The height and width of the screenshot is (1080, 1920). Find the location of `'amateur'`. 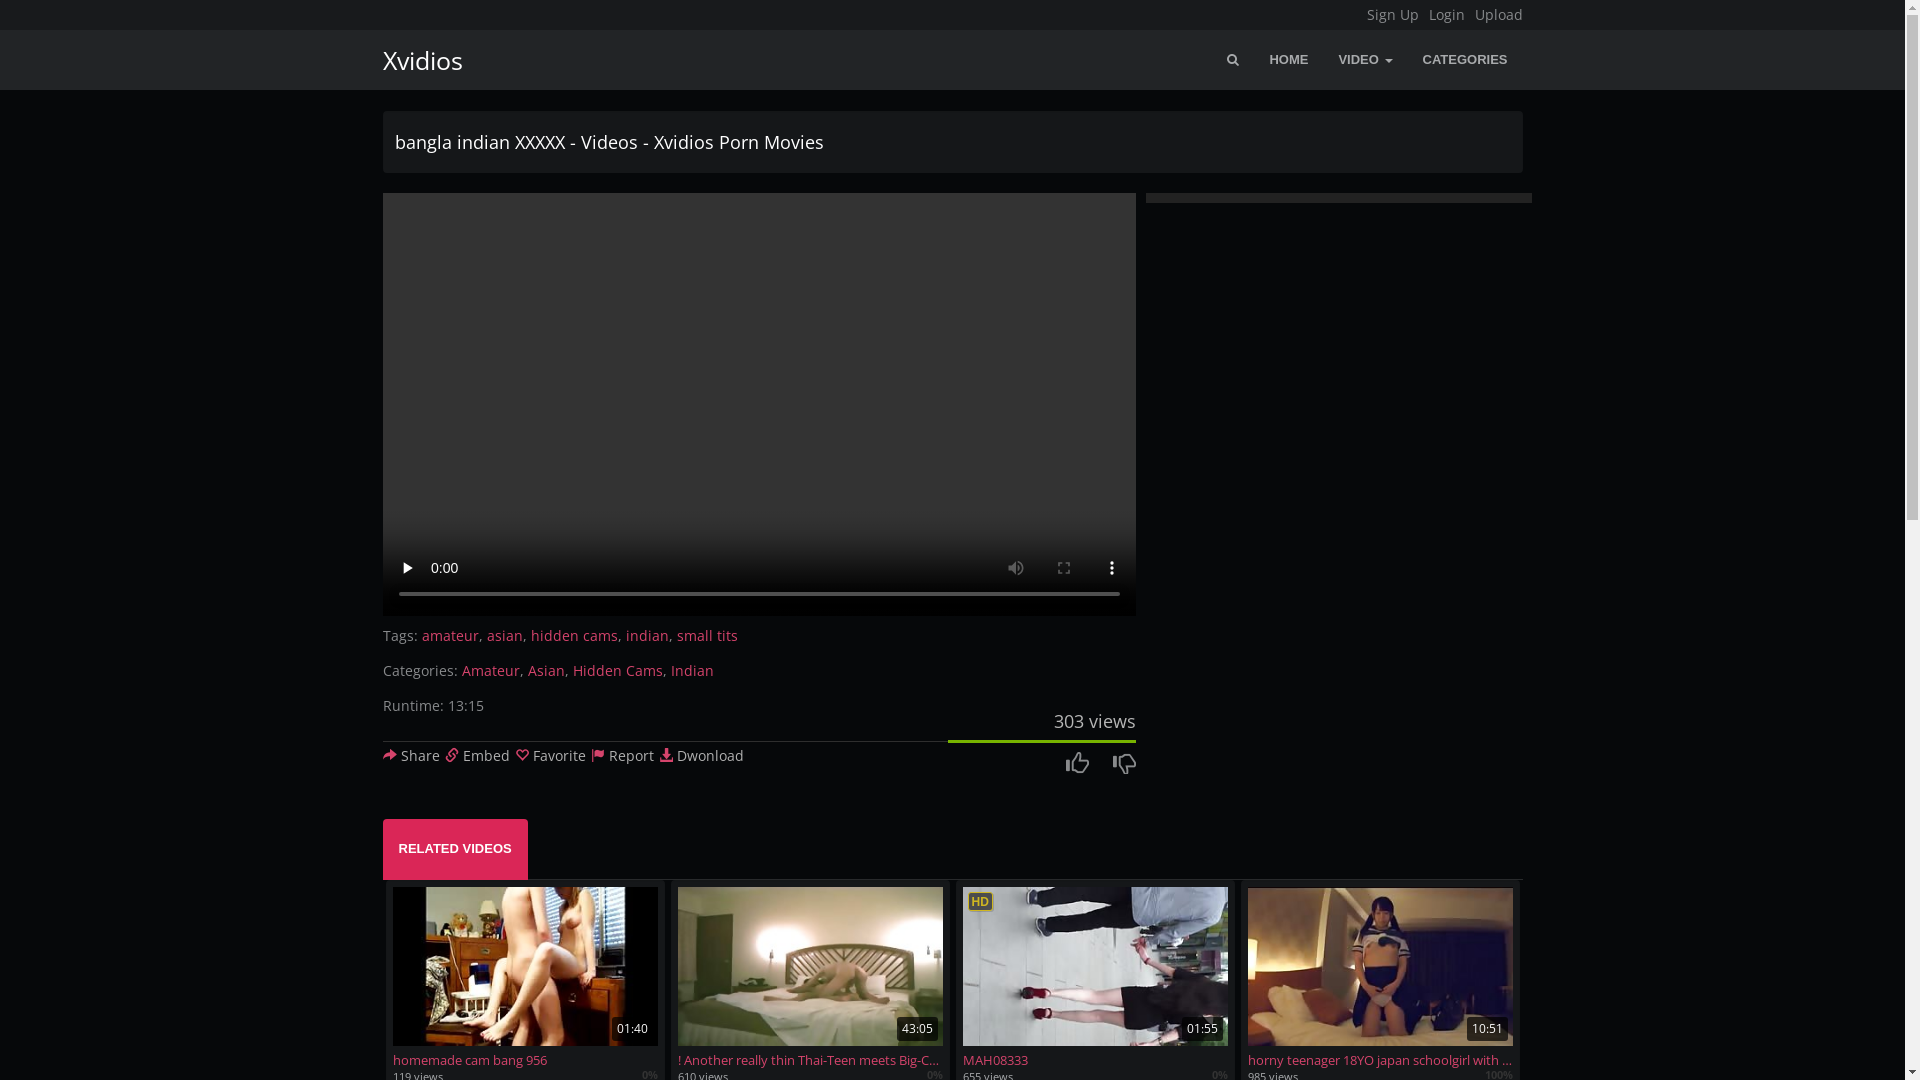

'amateur' is located at coordinates (449, 635).